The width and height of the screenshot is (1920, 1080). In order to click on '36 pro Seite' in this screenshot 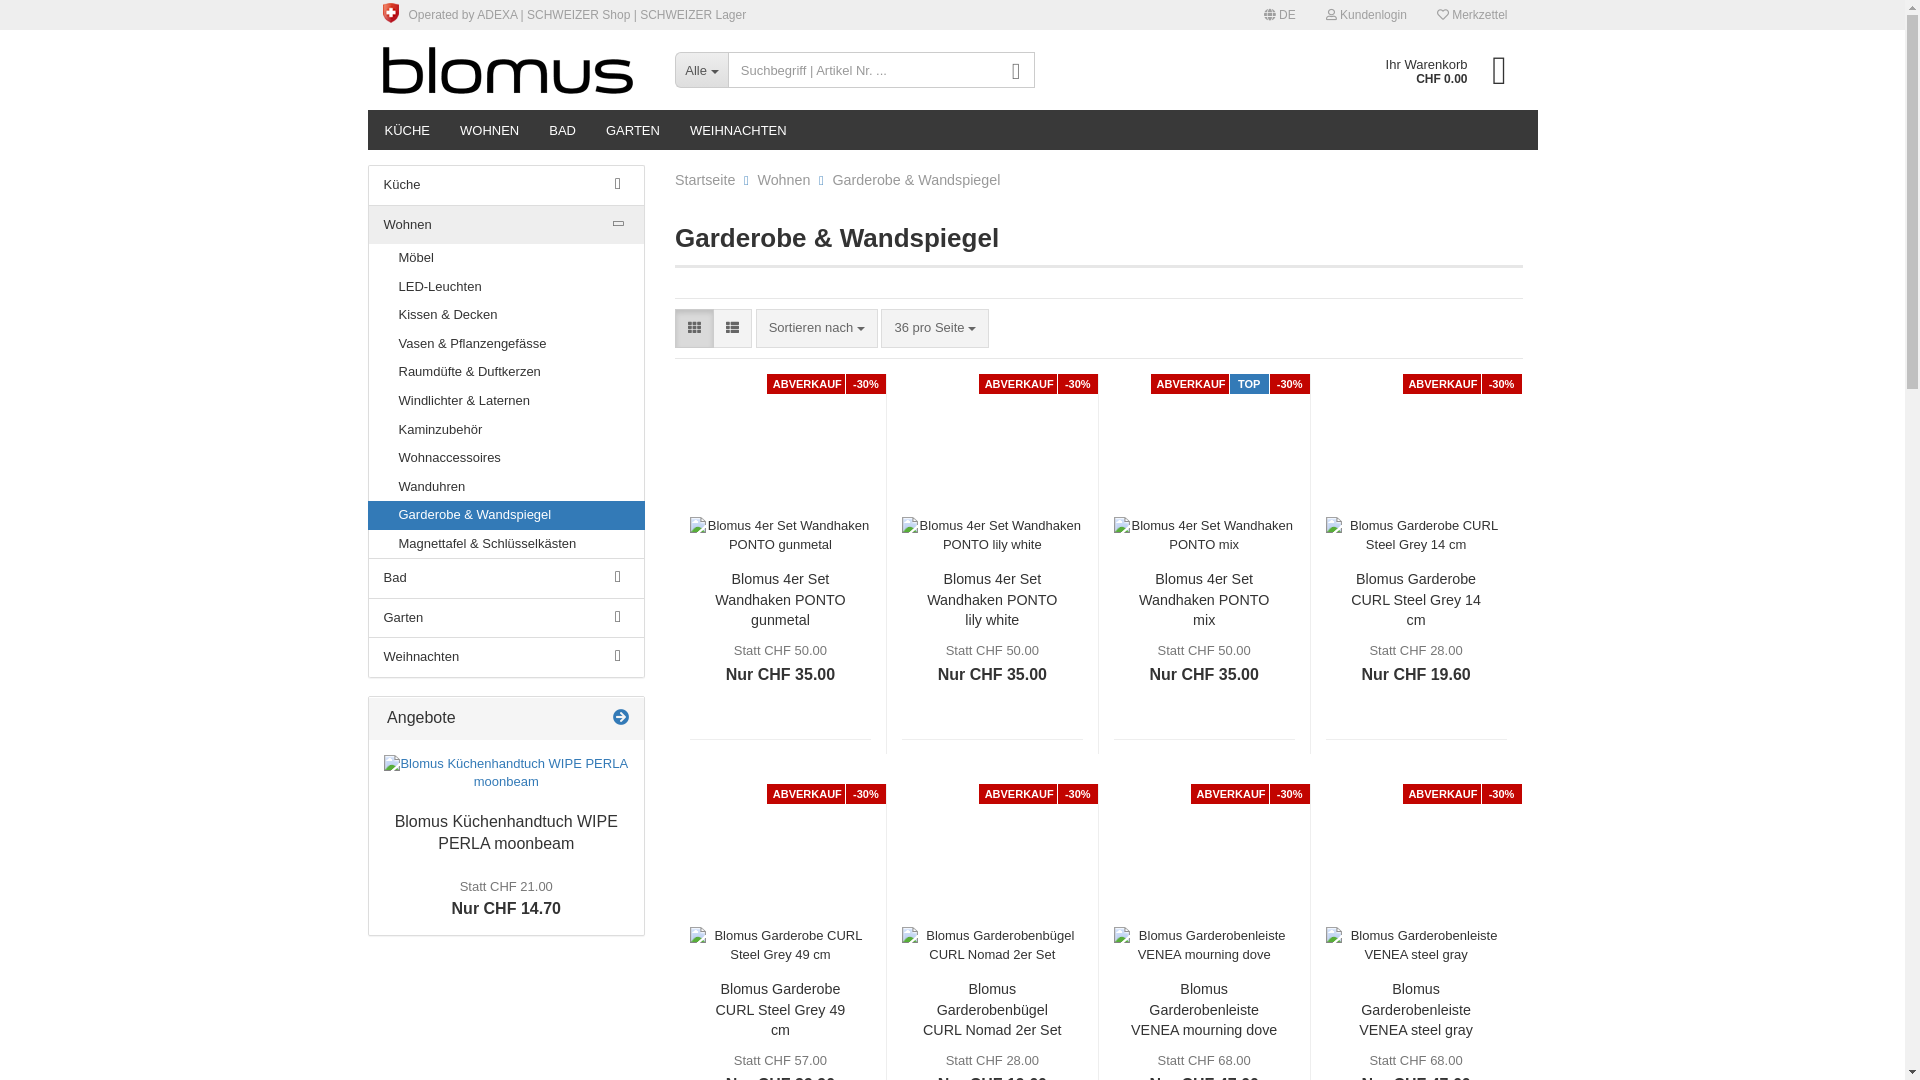, I will do `click(934, 327)`.